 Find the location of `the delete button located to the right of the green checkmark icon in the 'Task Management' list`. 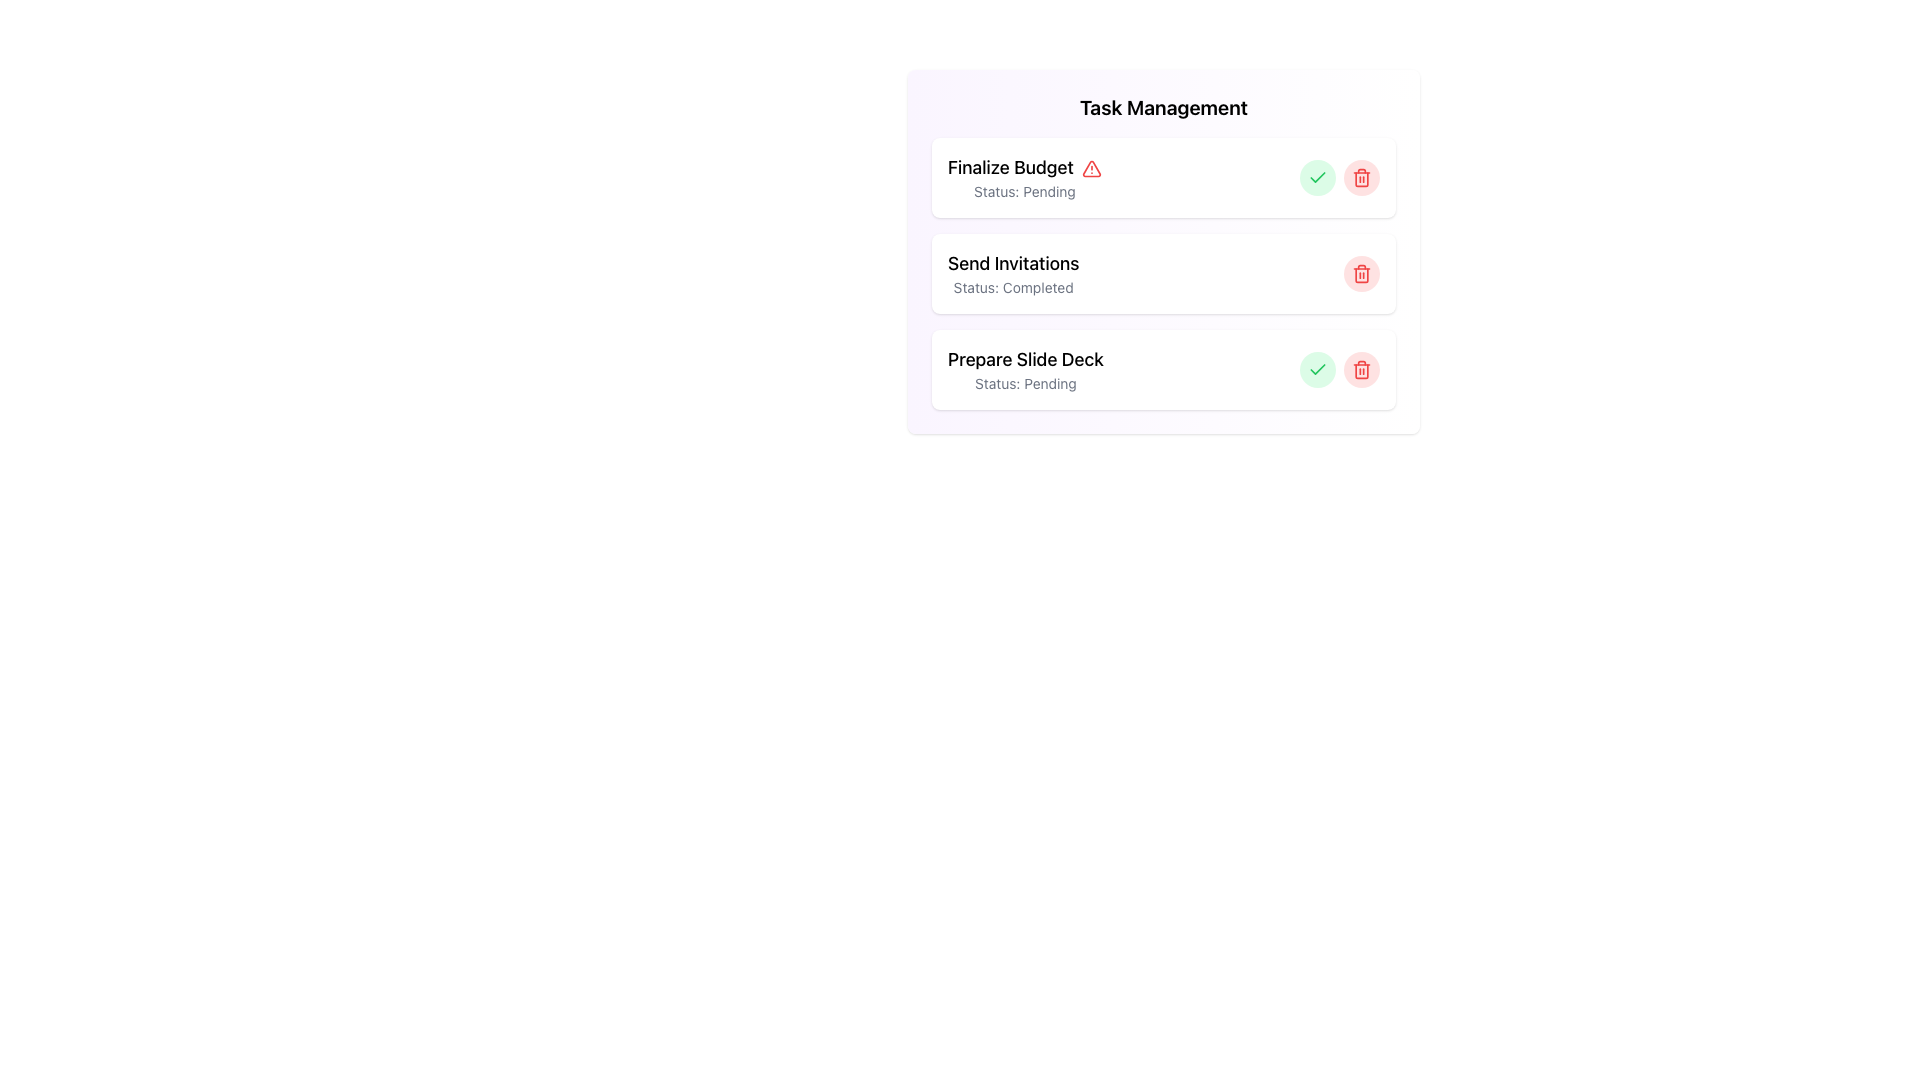

the delete button located to the right of the green checkmark icon in the 'Task Management' list is located at coordinates (1361, 370).